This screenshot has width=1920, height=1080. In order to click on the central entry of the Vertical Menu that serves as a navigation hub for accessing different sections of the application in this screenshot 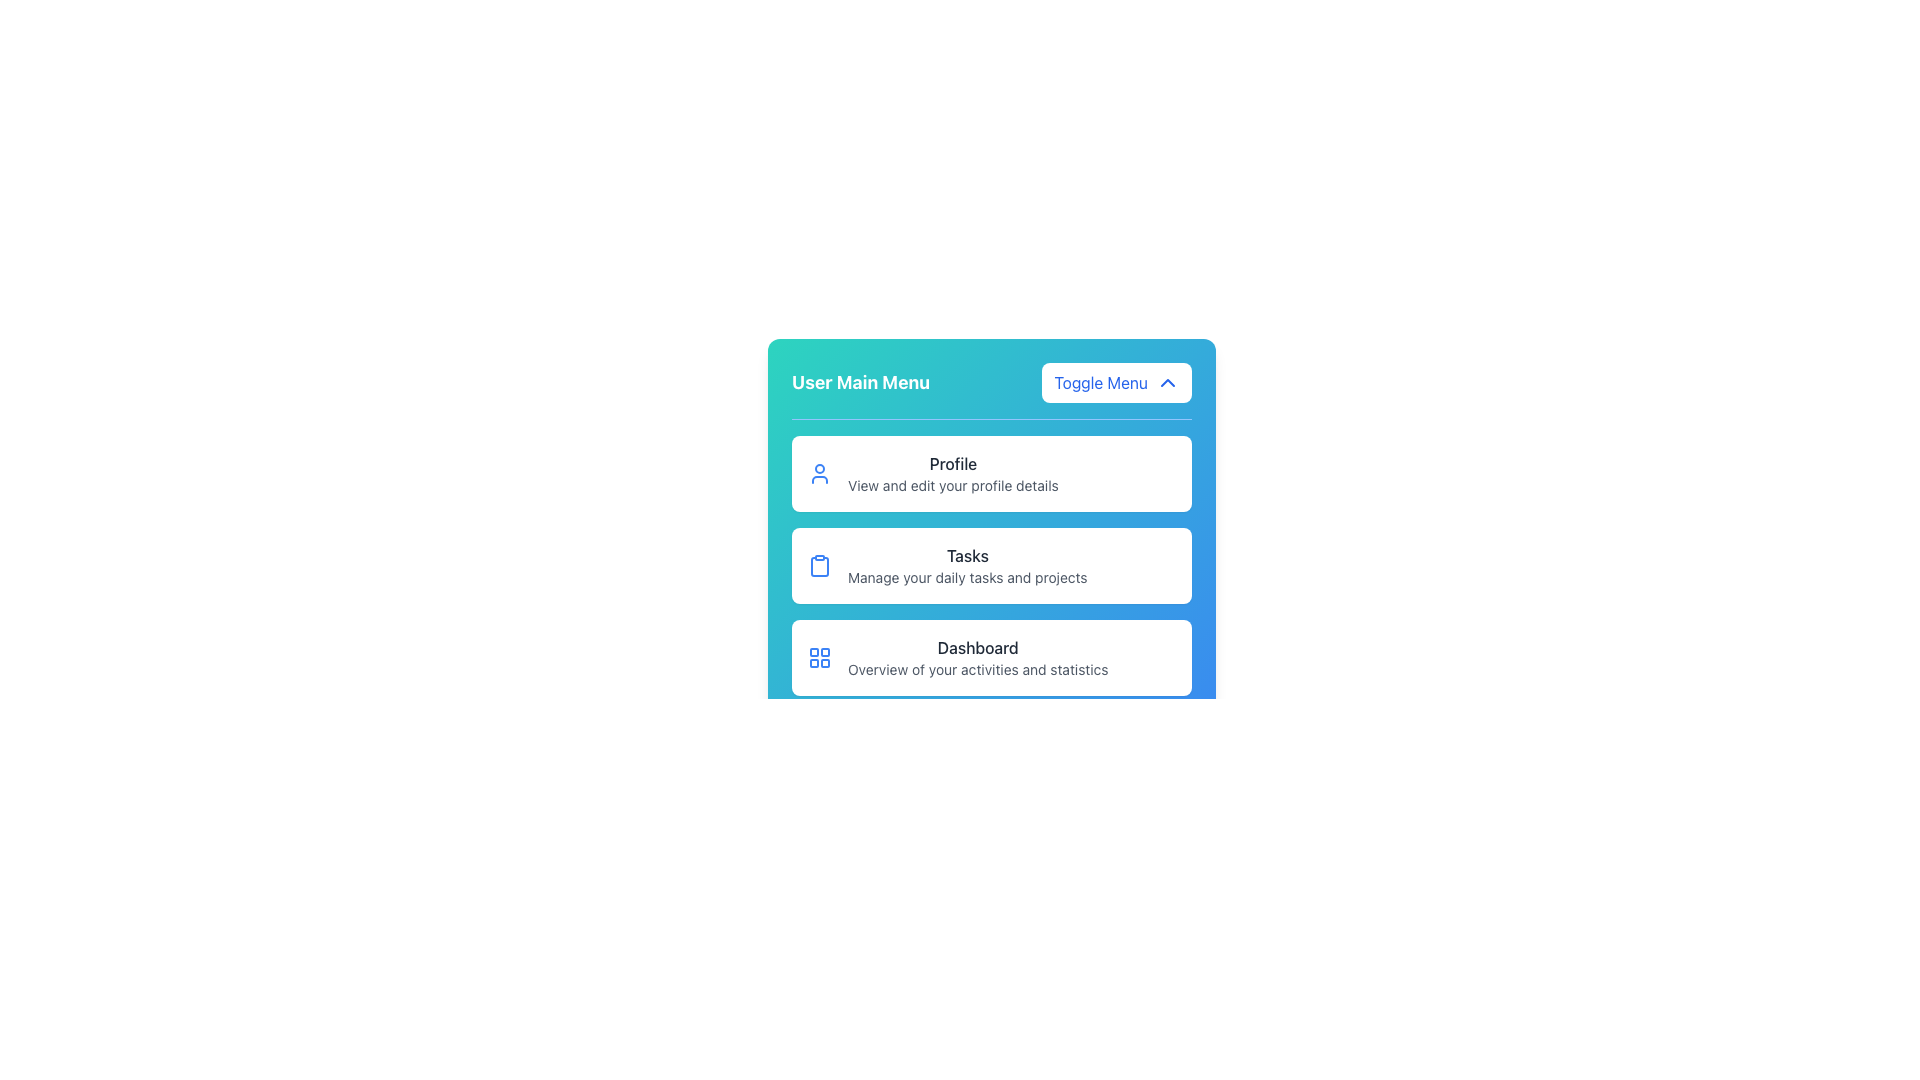, I will do `click(992, 574)`.